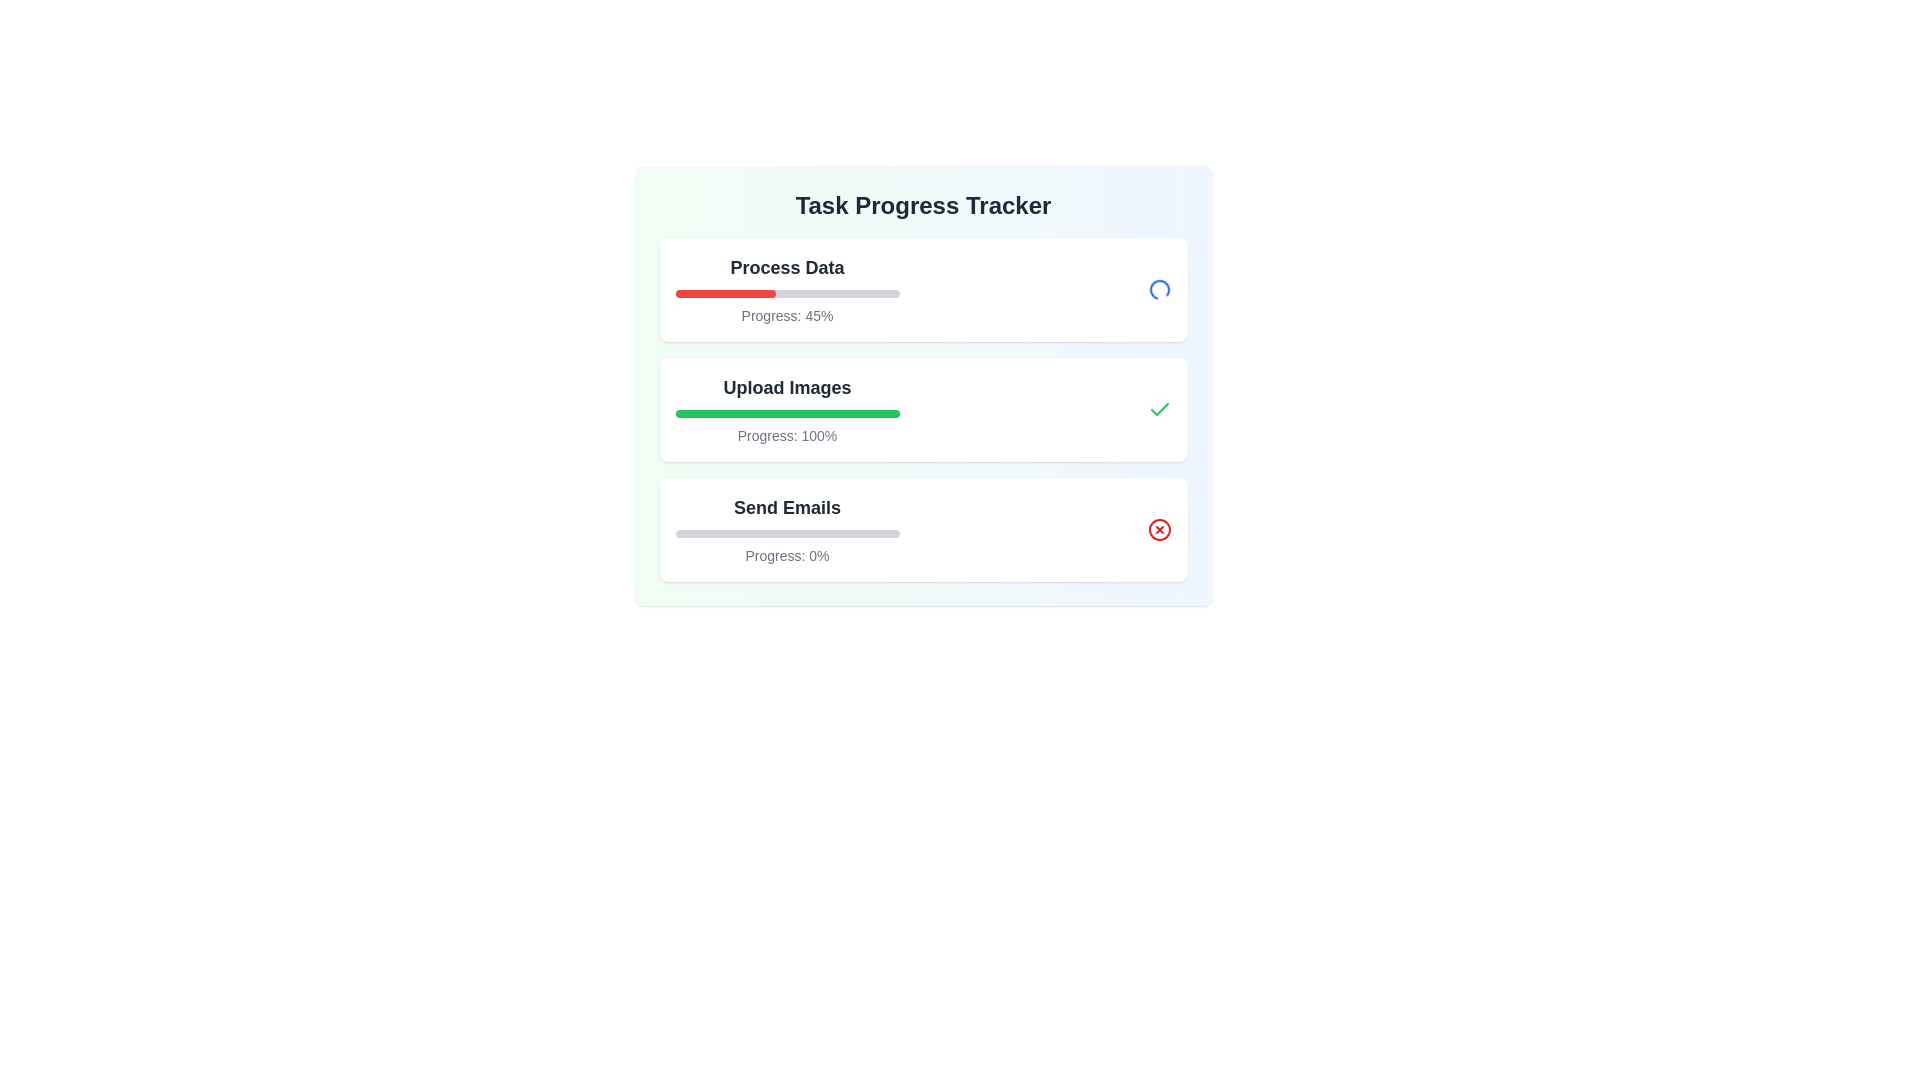 This screenshot has width=1920, height=1080. What do you see at coordinates (786, 532) in the screenshot?
I see `the progress bar located below the 'Send Emails' text, which visually represents the progress of the 'Send Emails' task` at bounding box center [786, 532].